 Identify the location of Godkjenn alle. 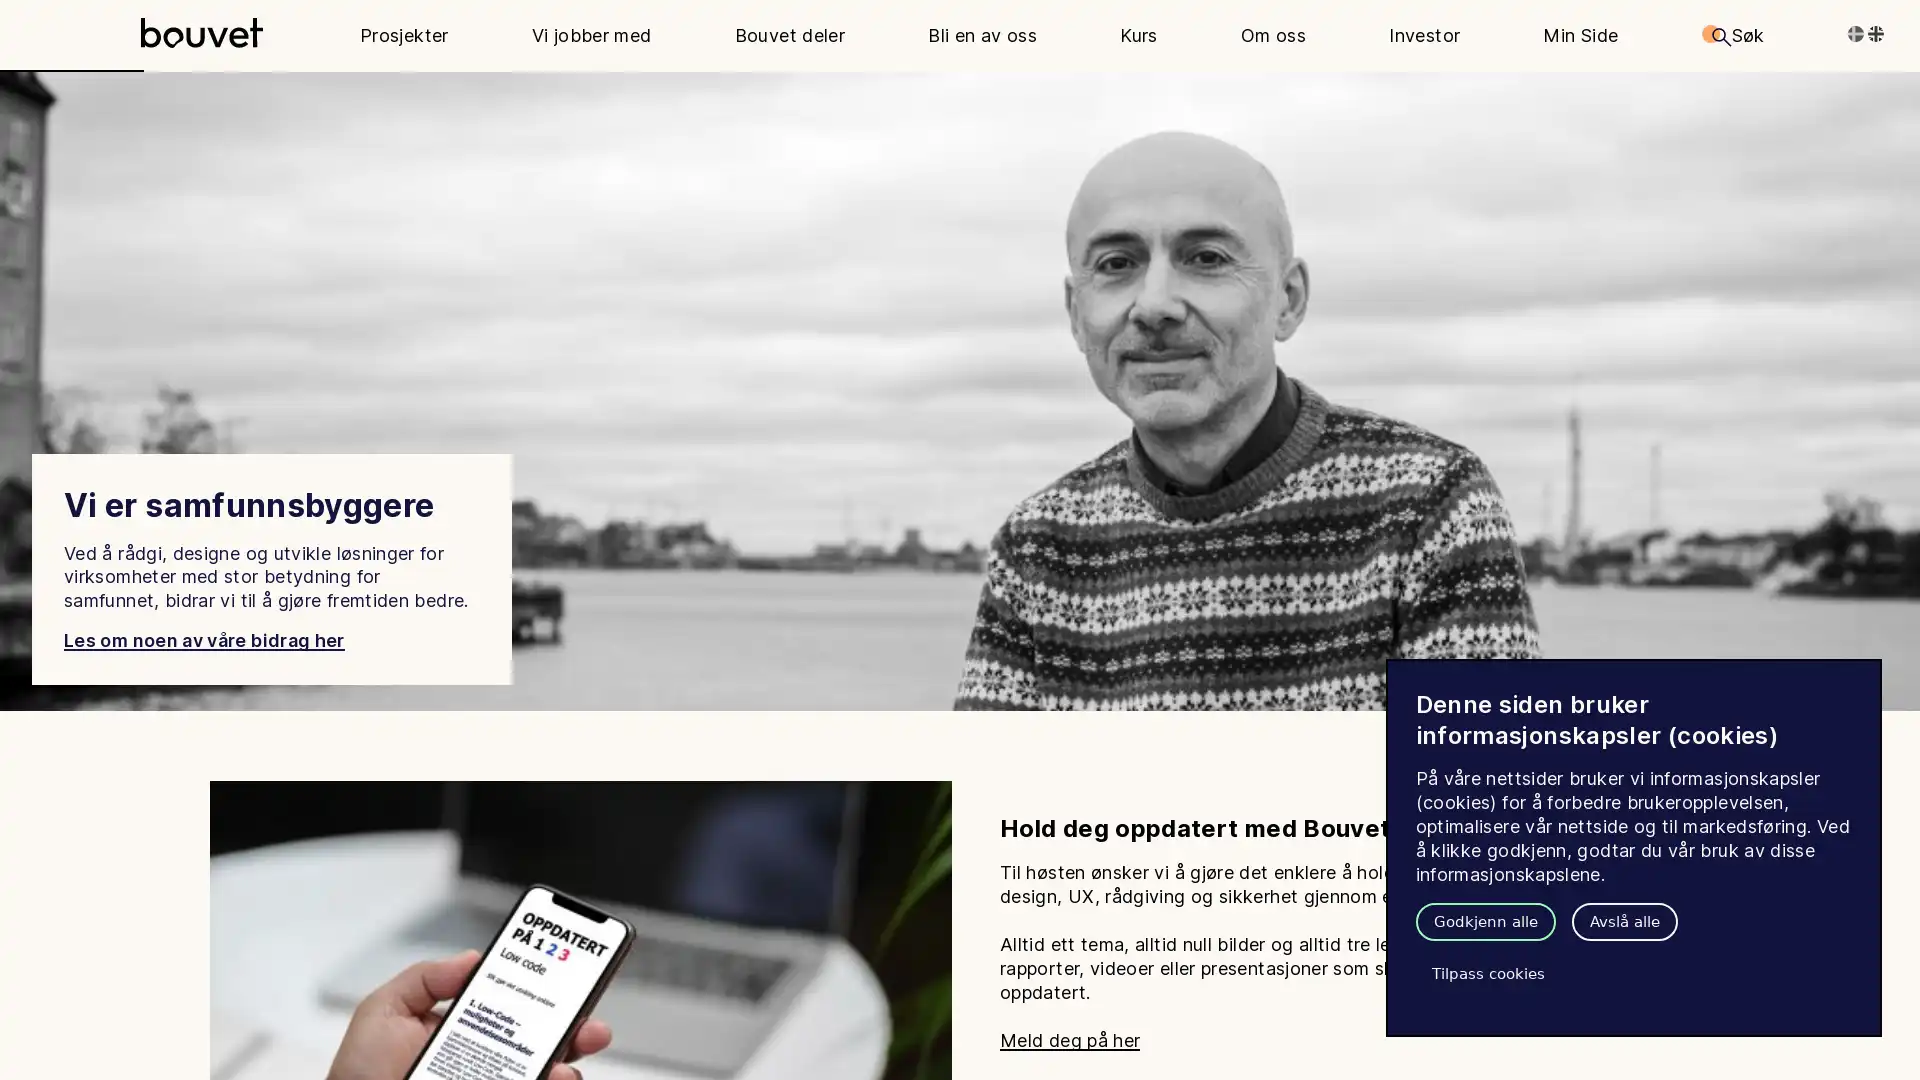
(1484, 921).